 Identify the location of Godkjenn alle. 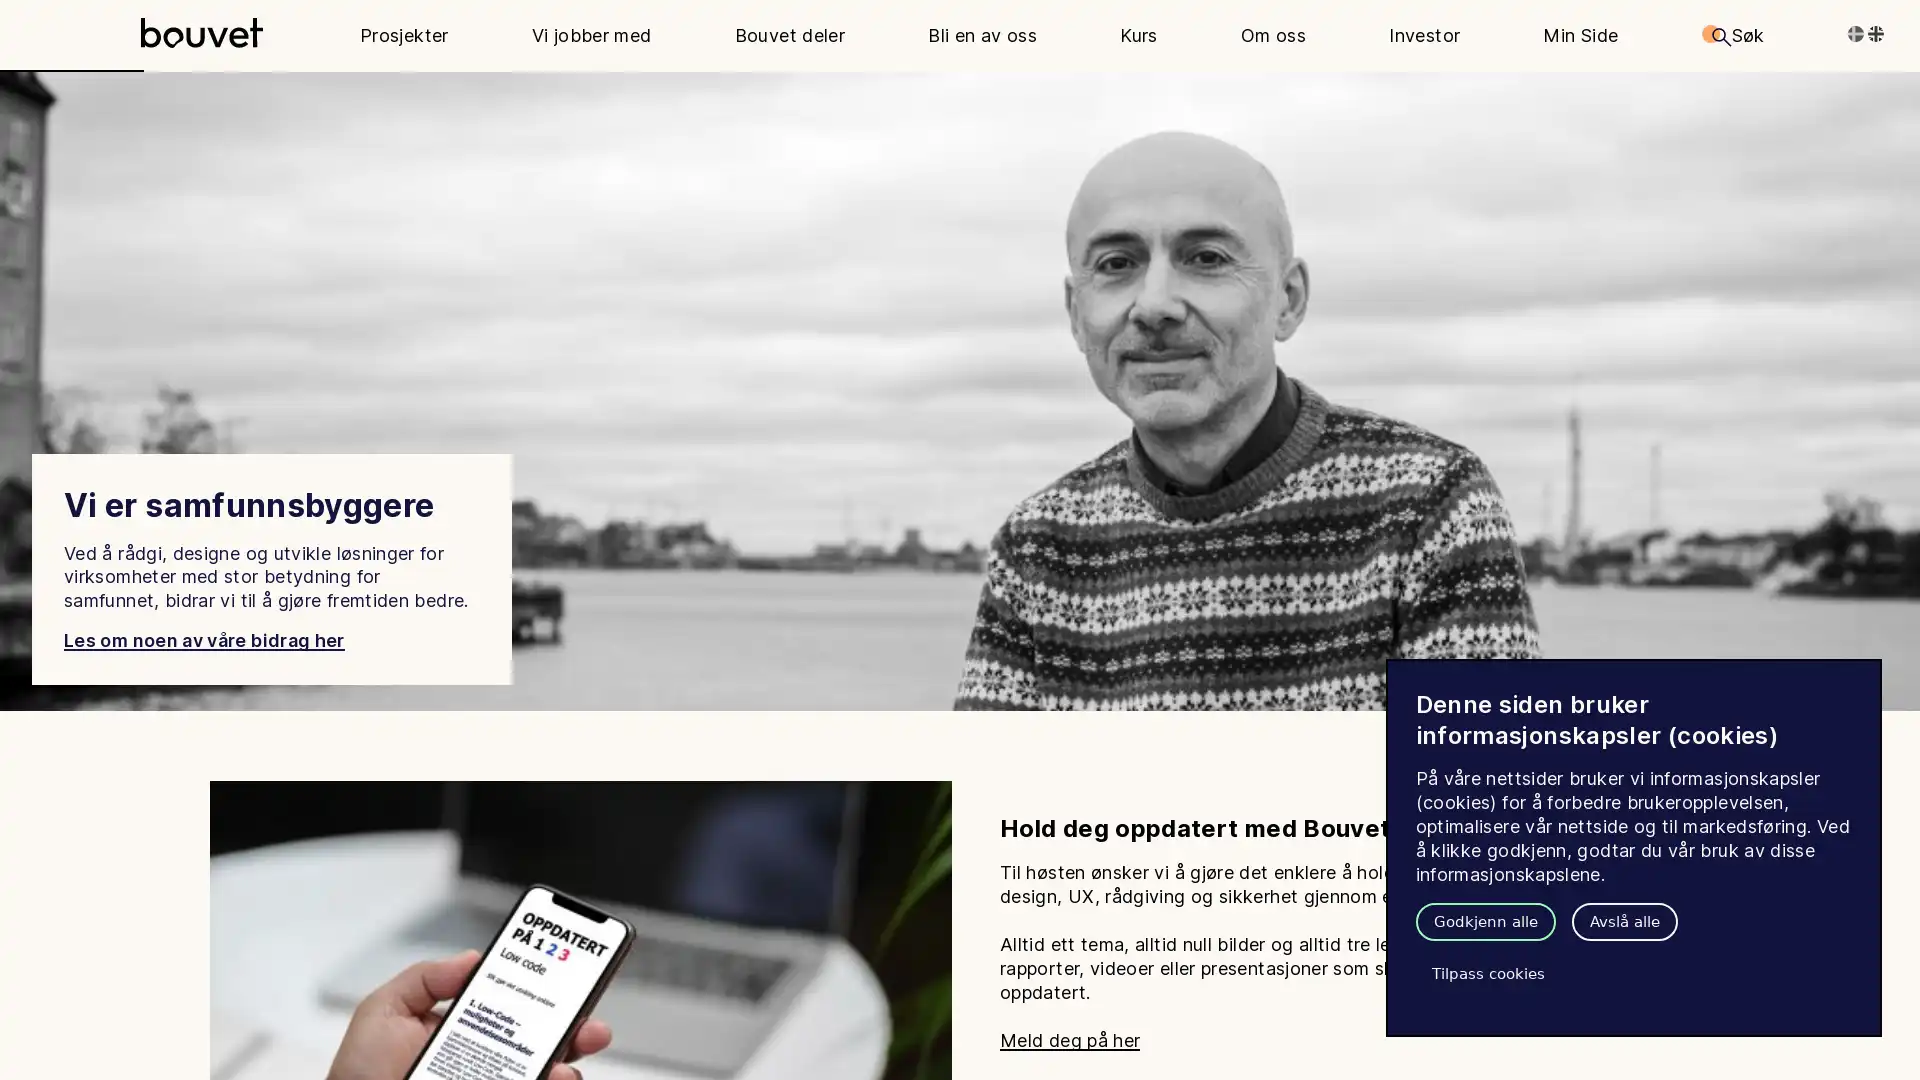
(1484, 921).